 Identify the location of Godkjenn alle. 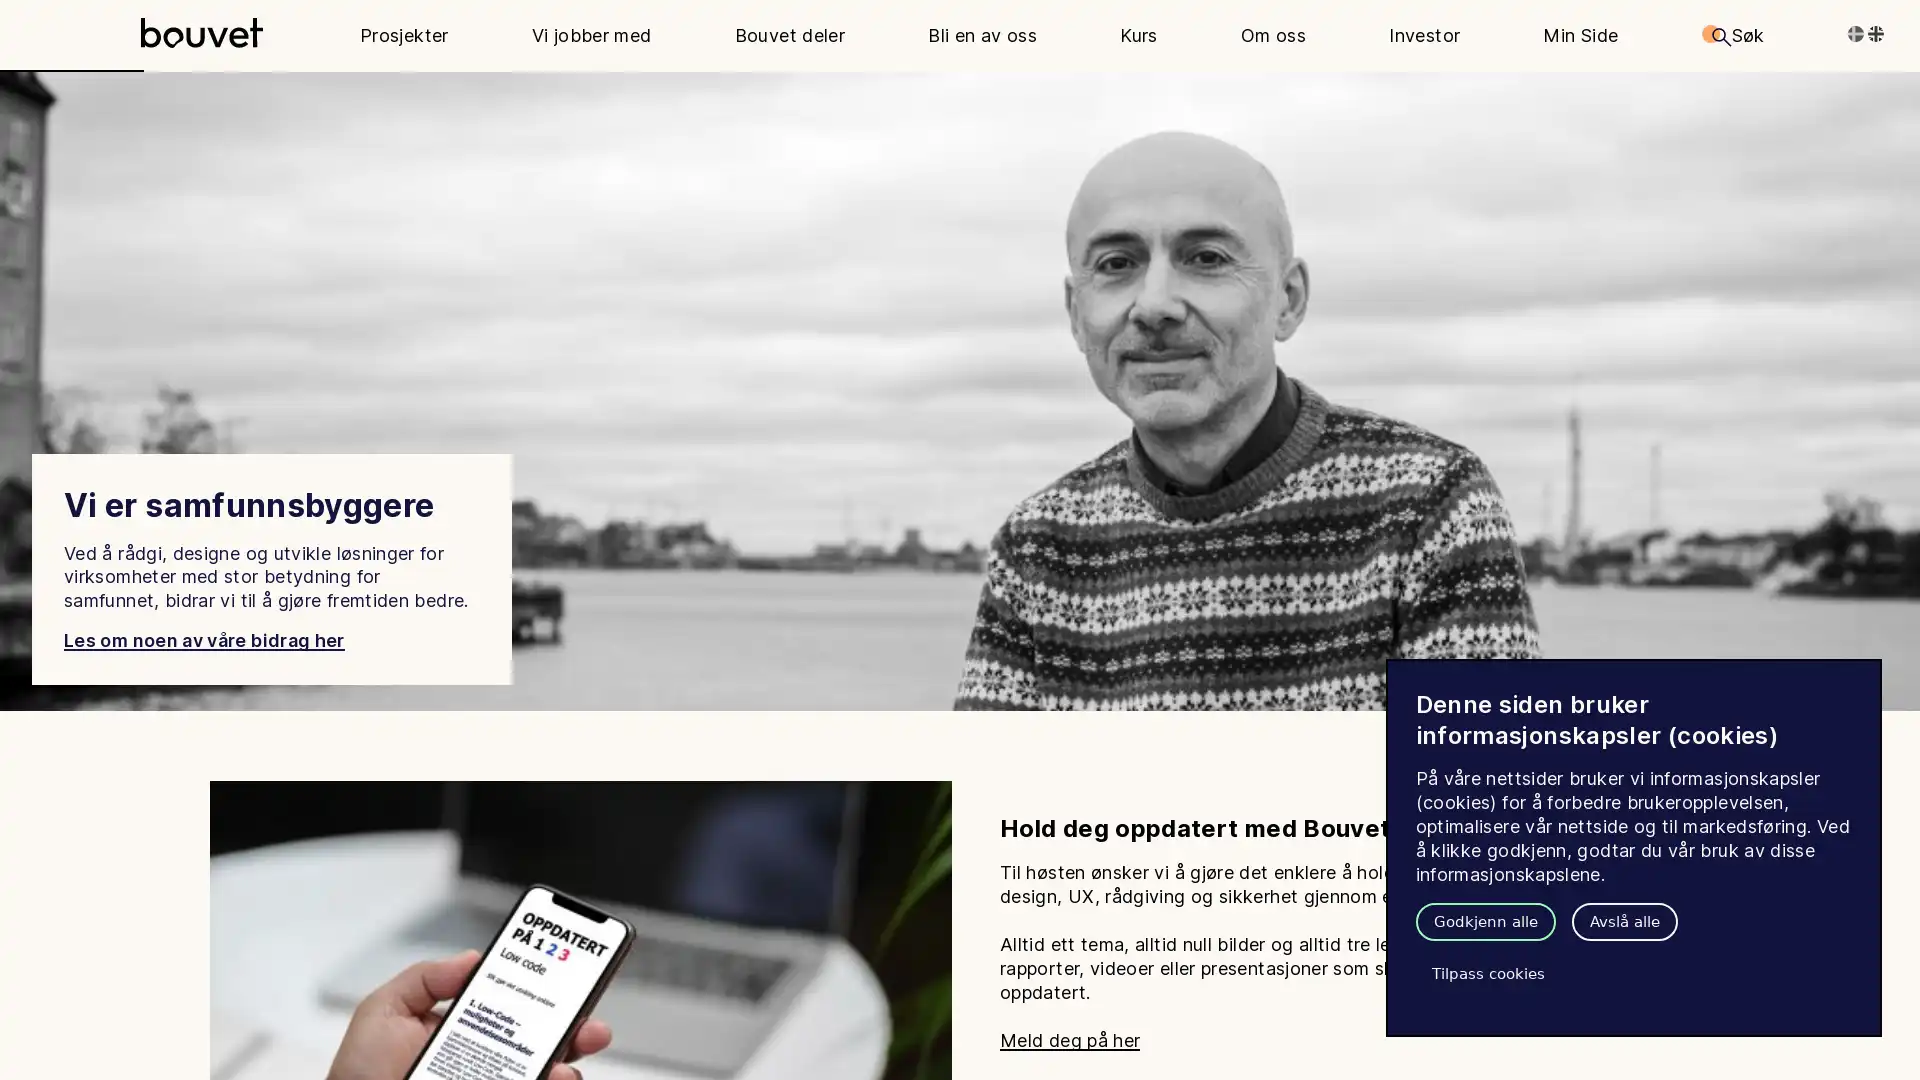
(1484, 921).